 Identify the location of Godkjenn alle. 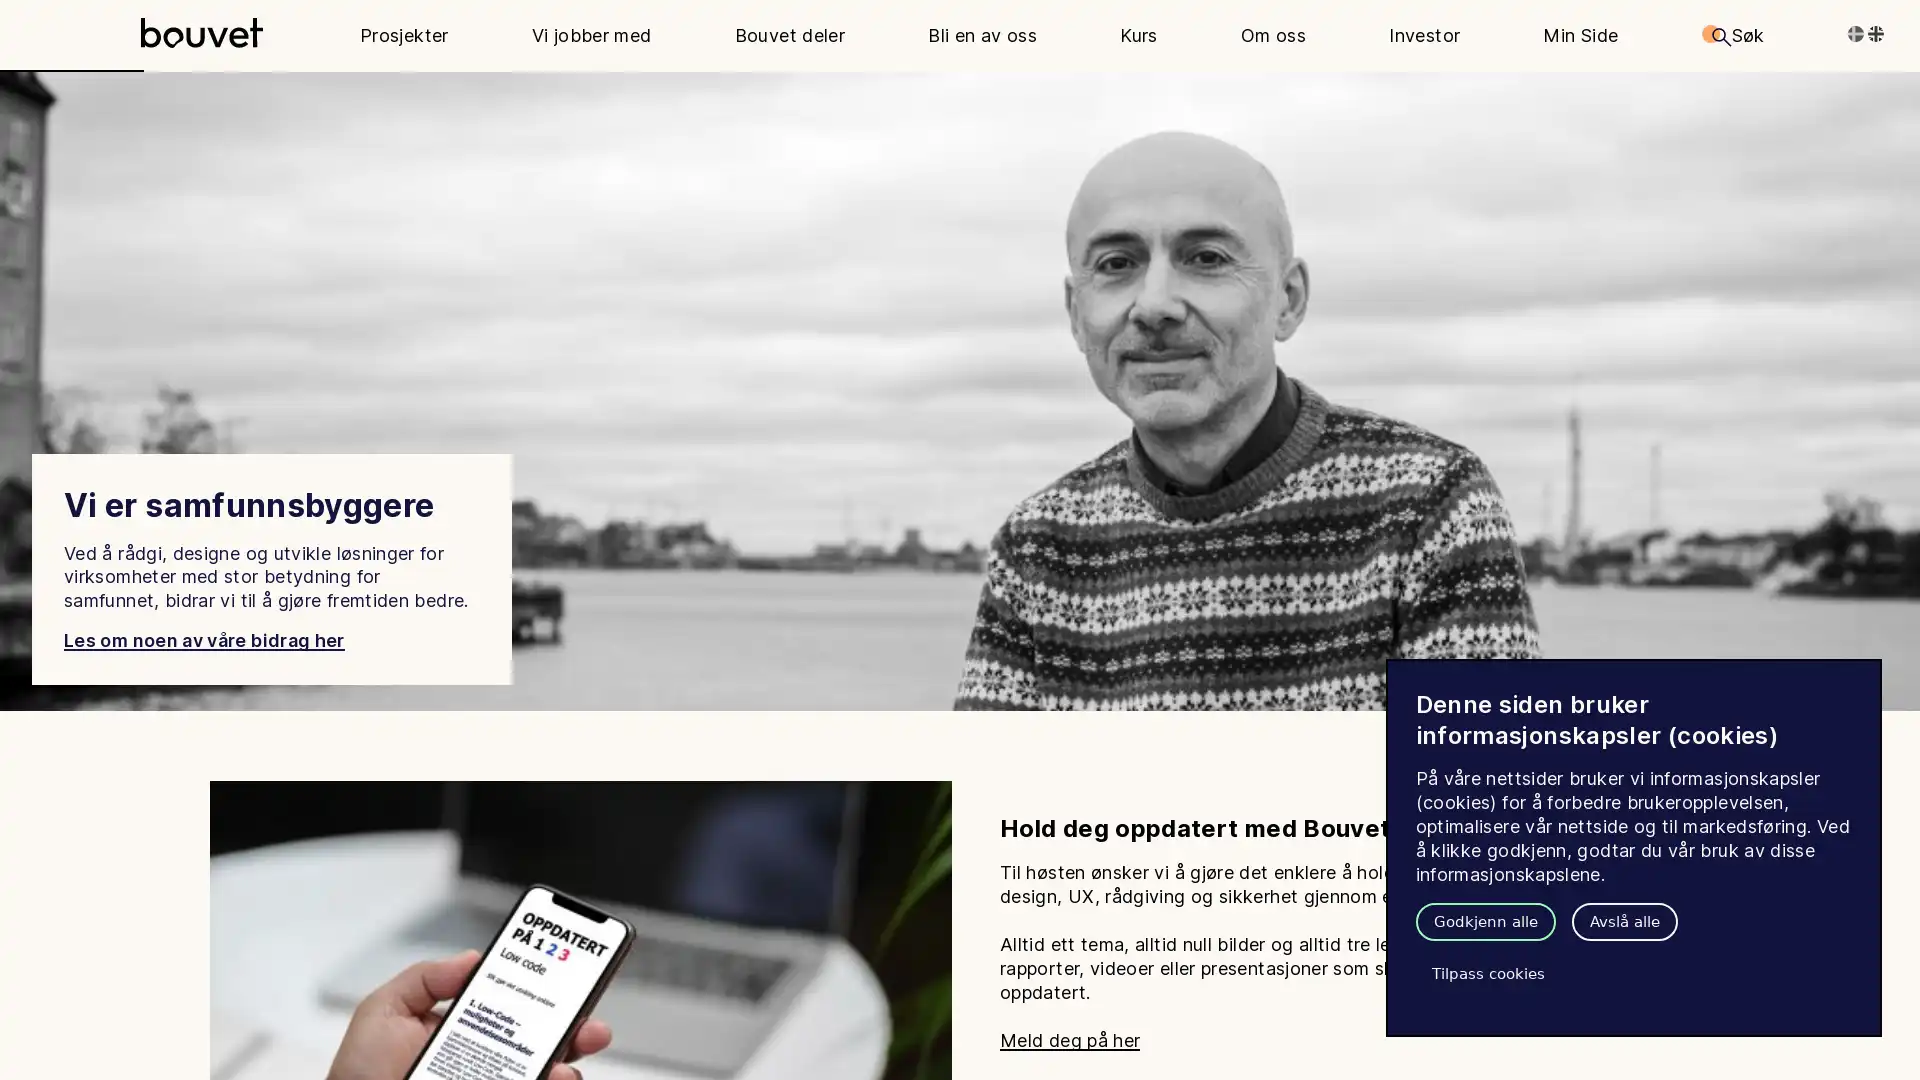
(1484, 921).